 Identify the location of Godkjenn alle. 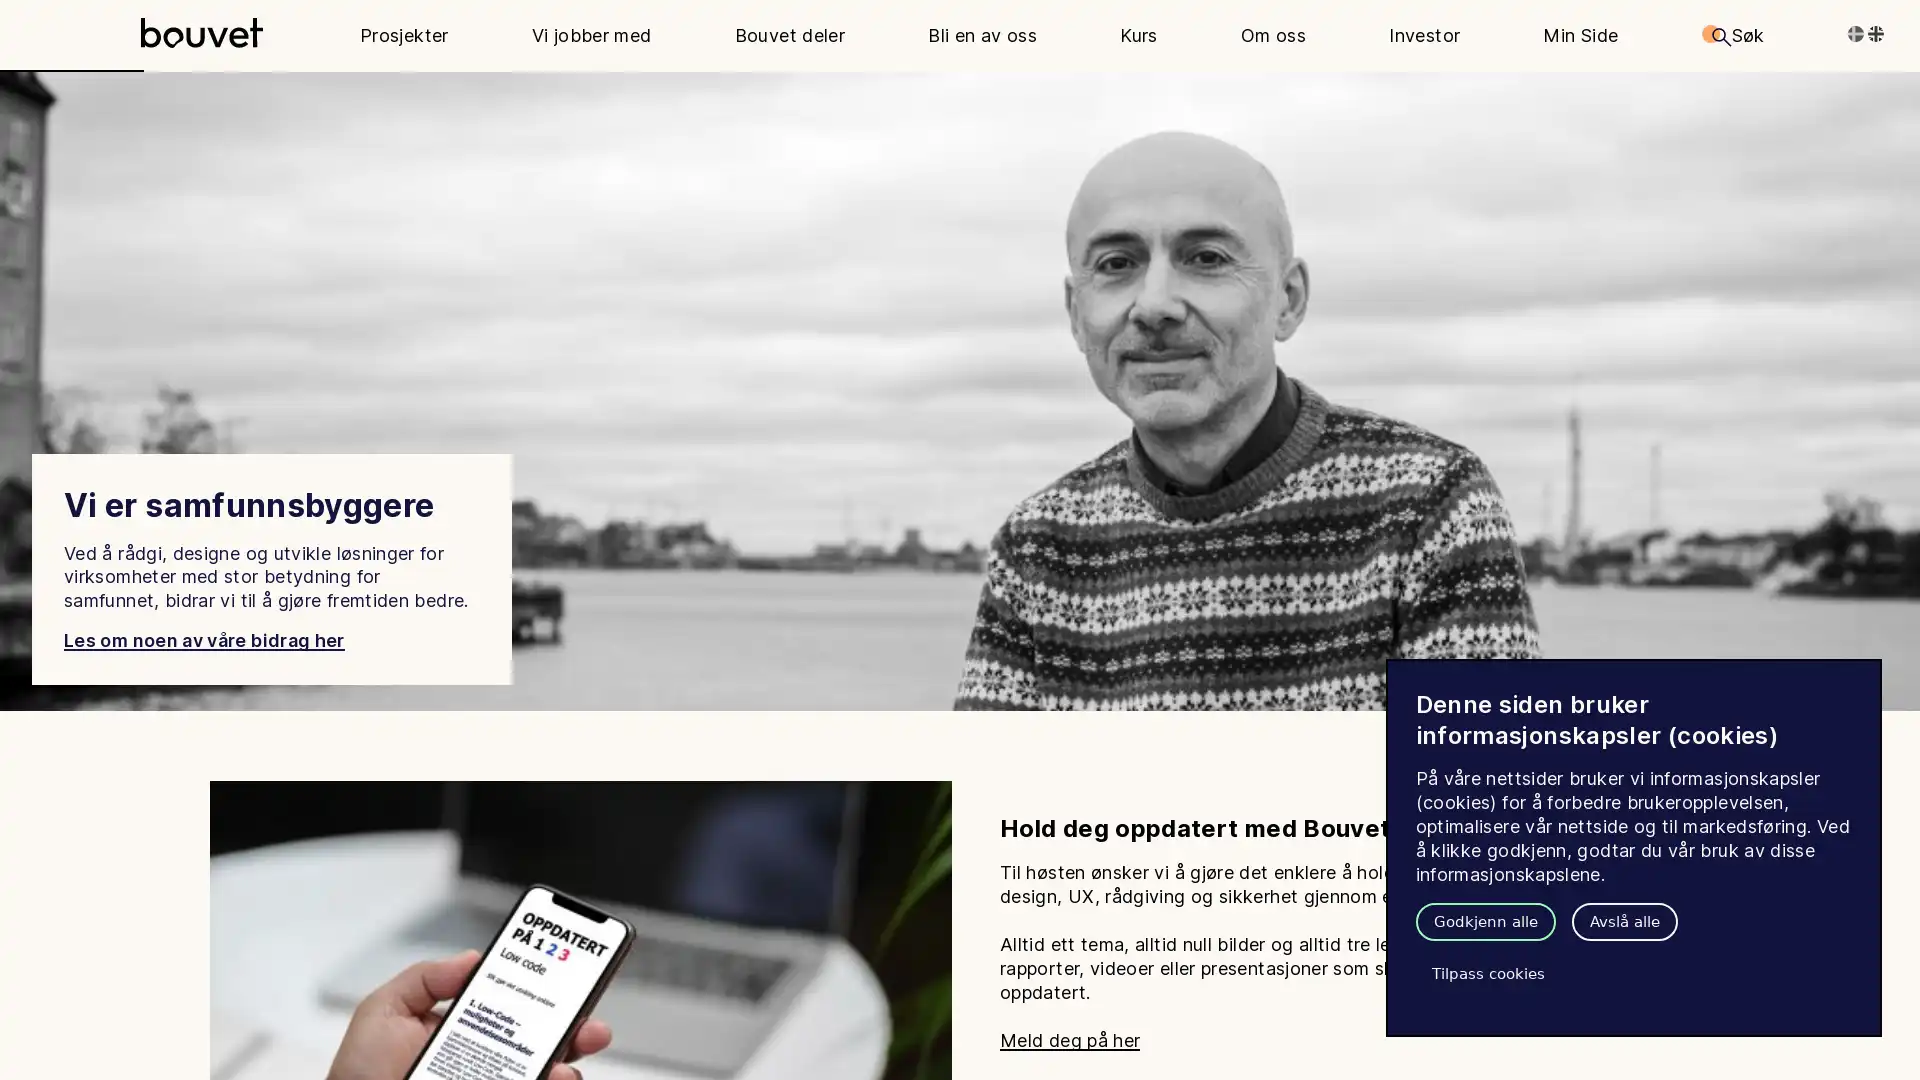
(1484, 921).